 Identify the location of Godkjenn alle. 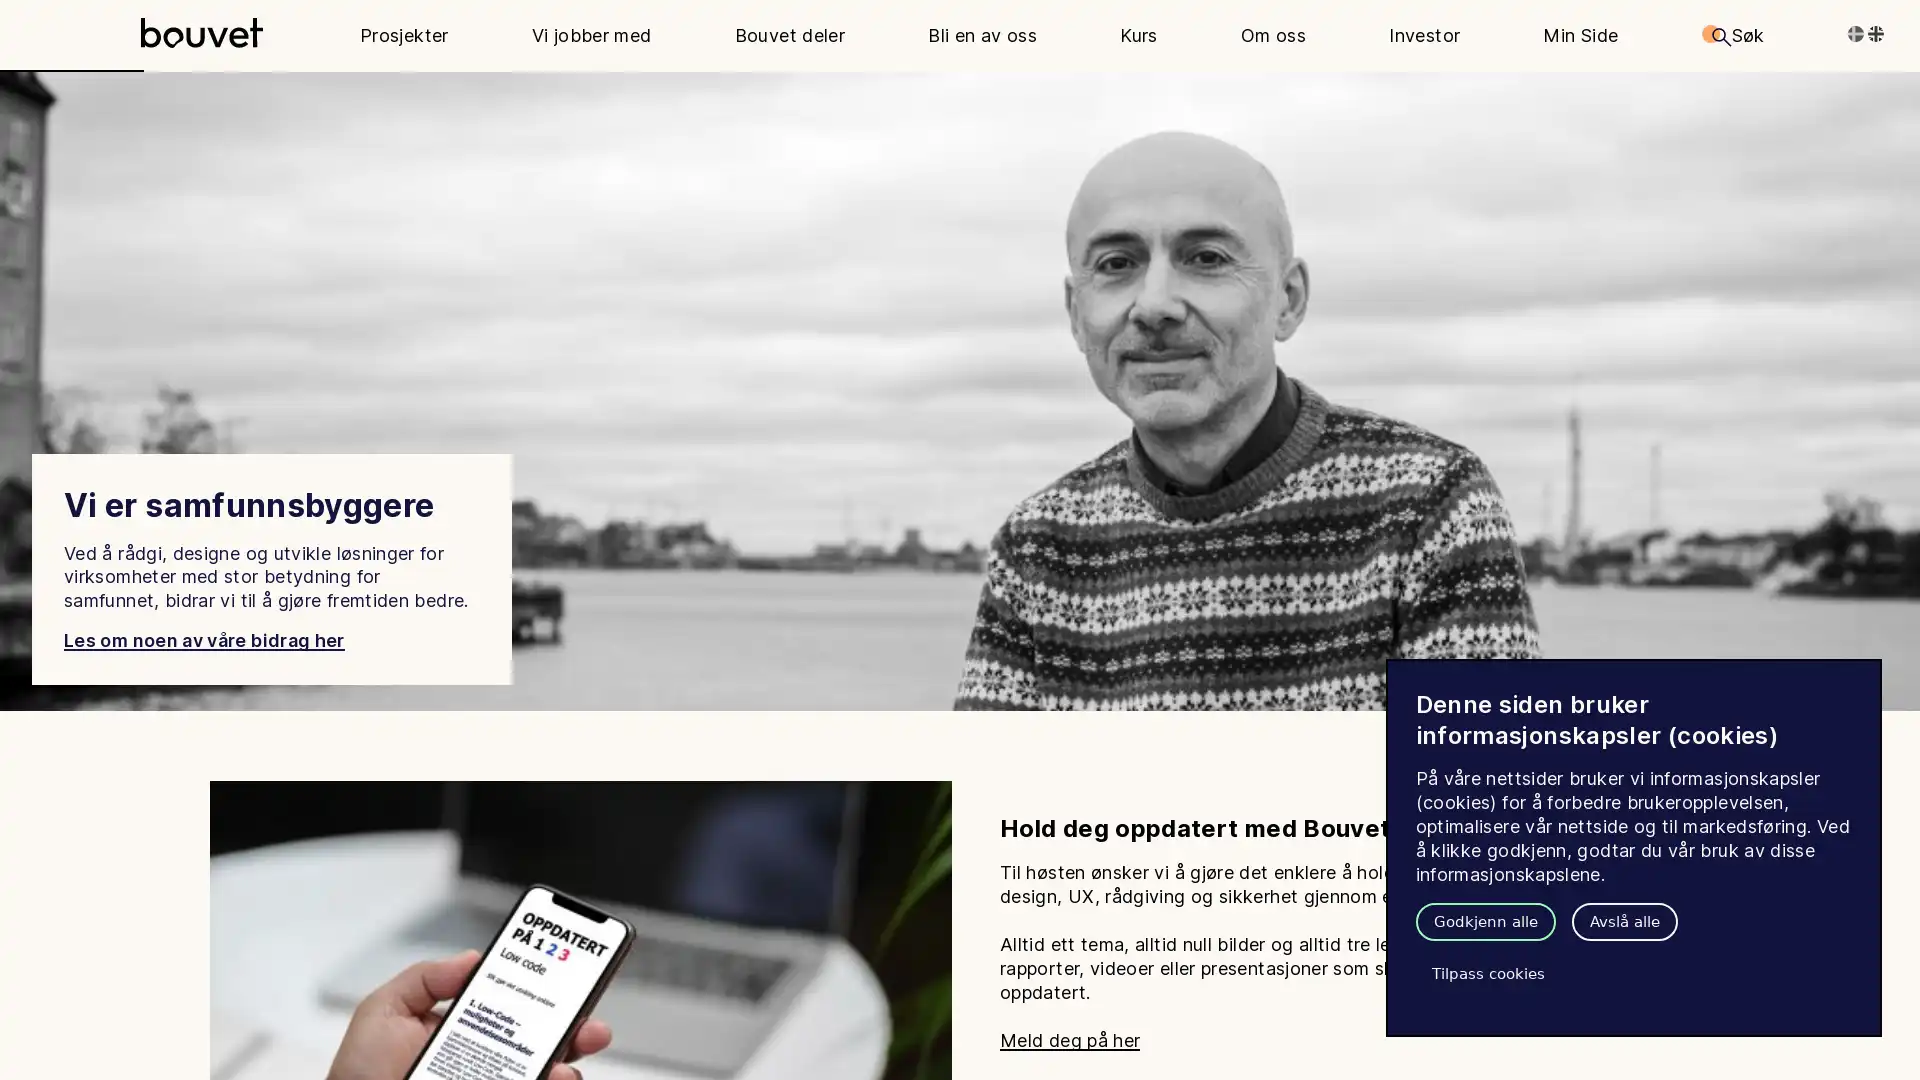
(1484, 921).